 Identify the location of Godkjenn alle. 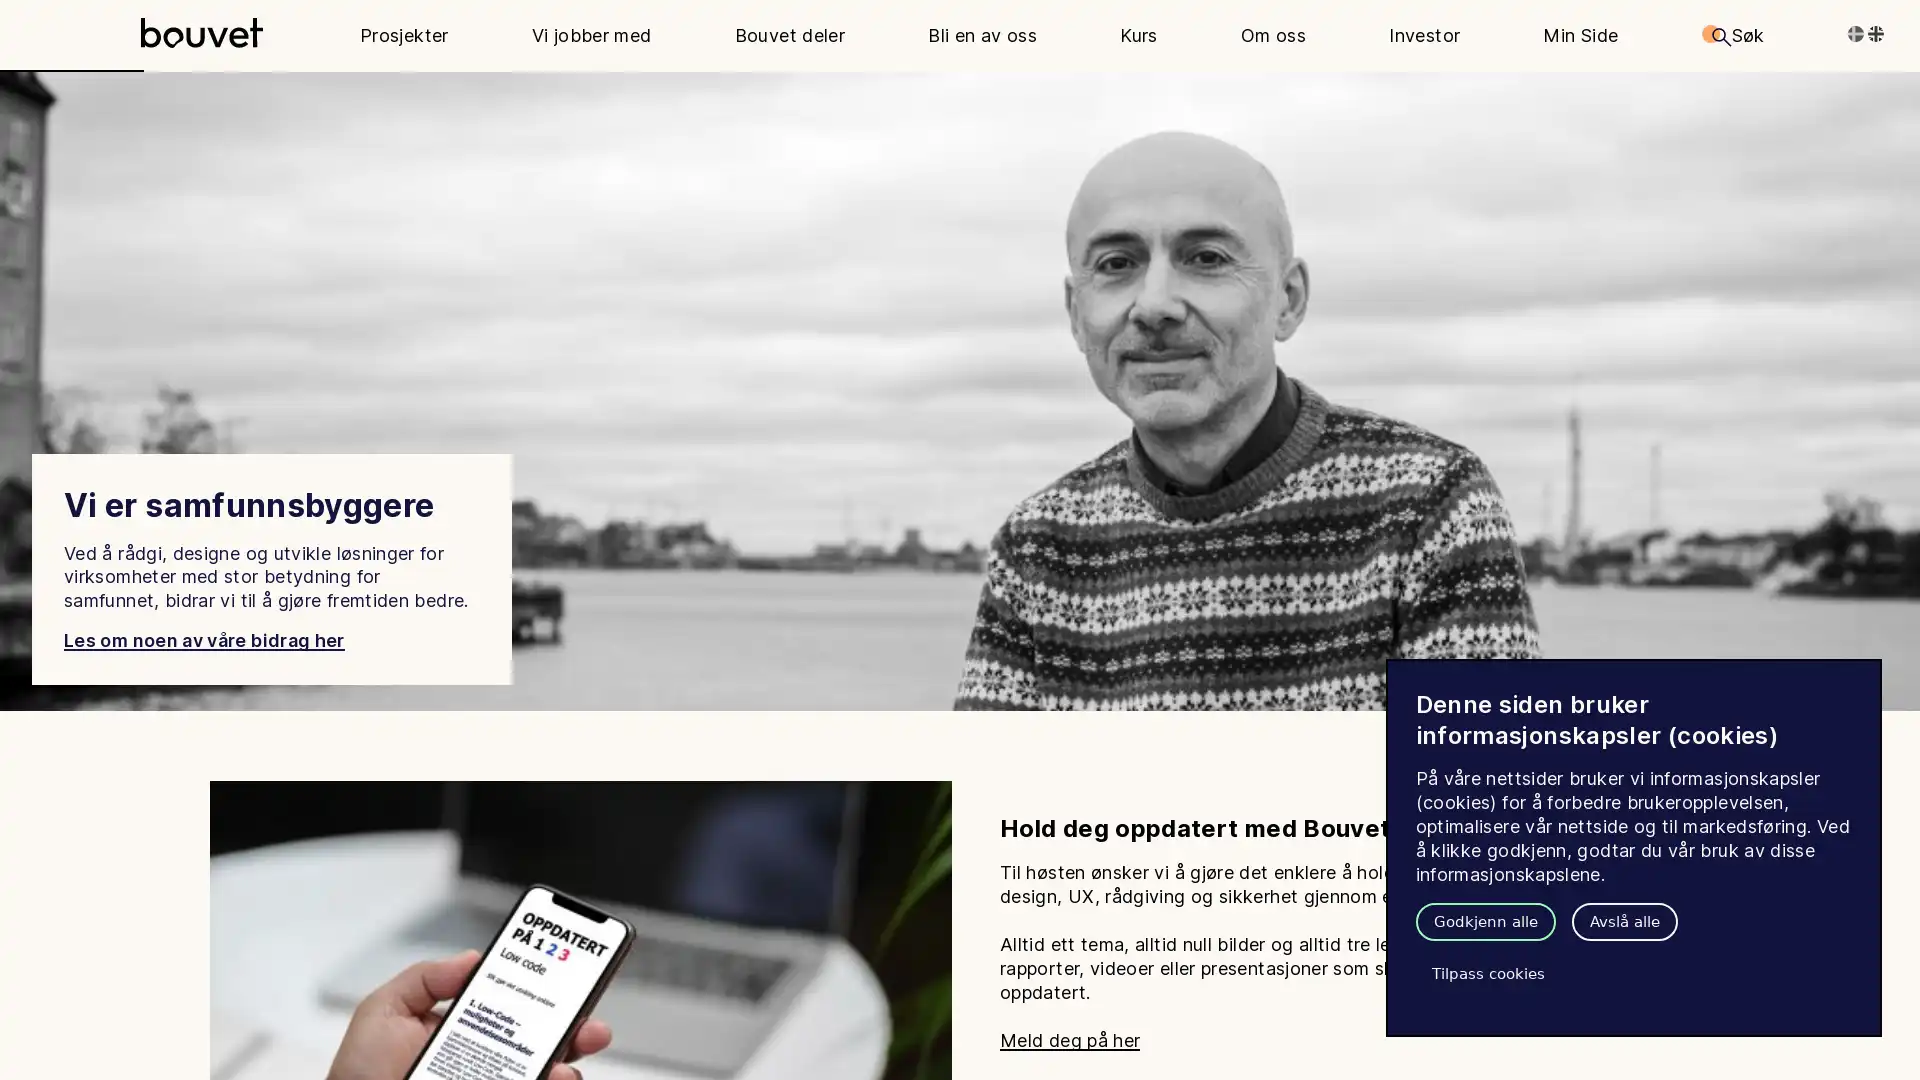
(1484, 921).